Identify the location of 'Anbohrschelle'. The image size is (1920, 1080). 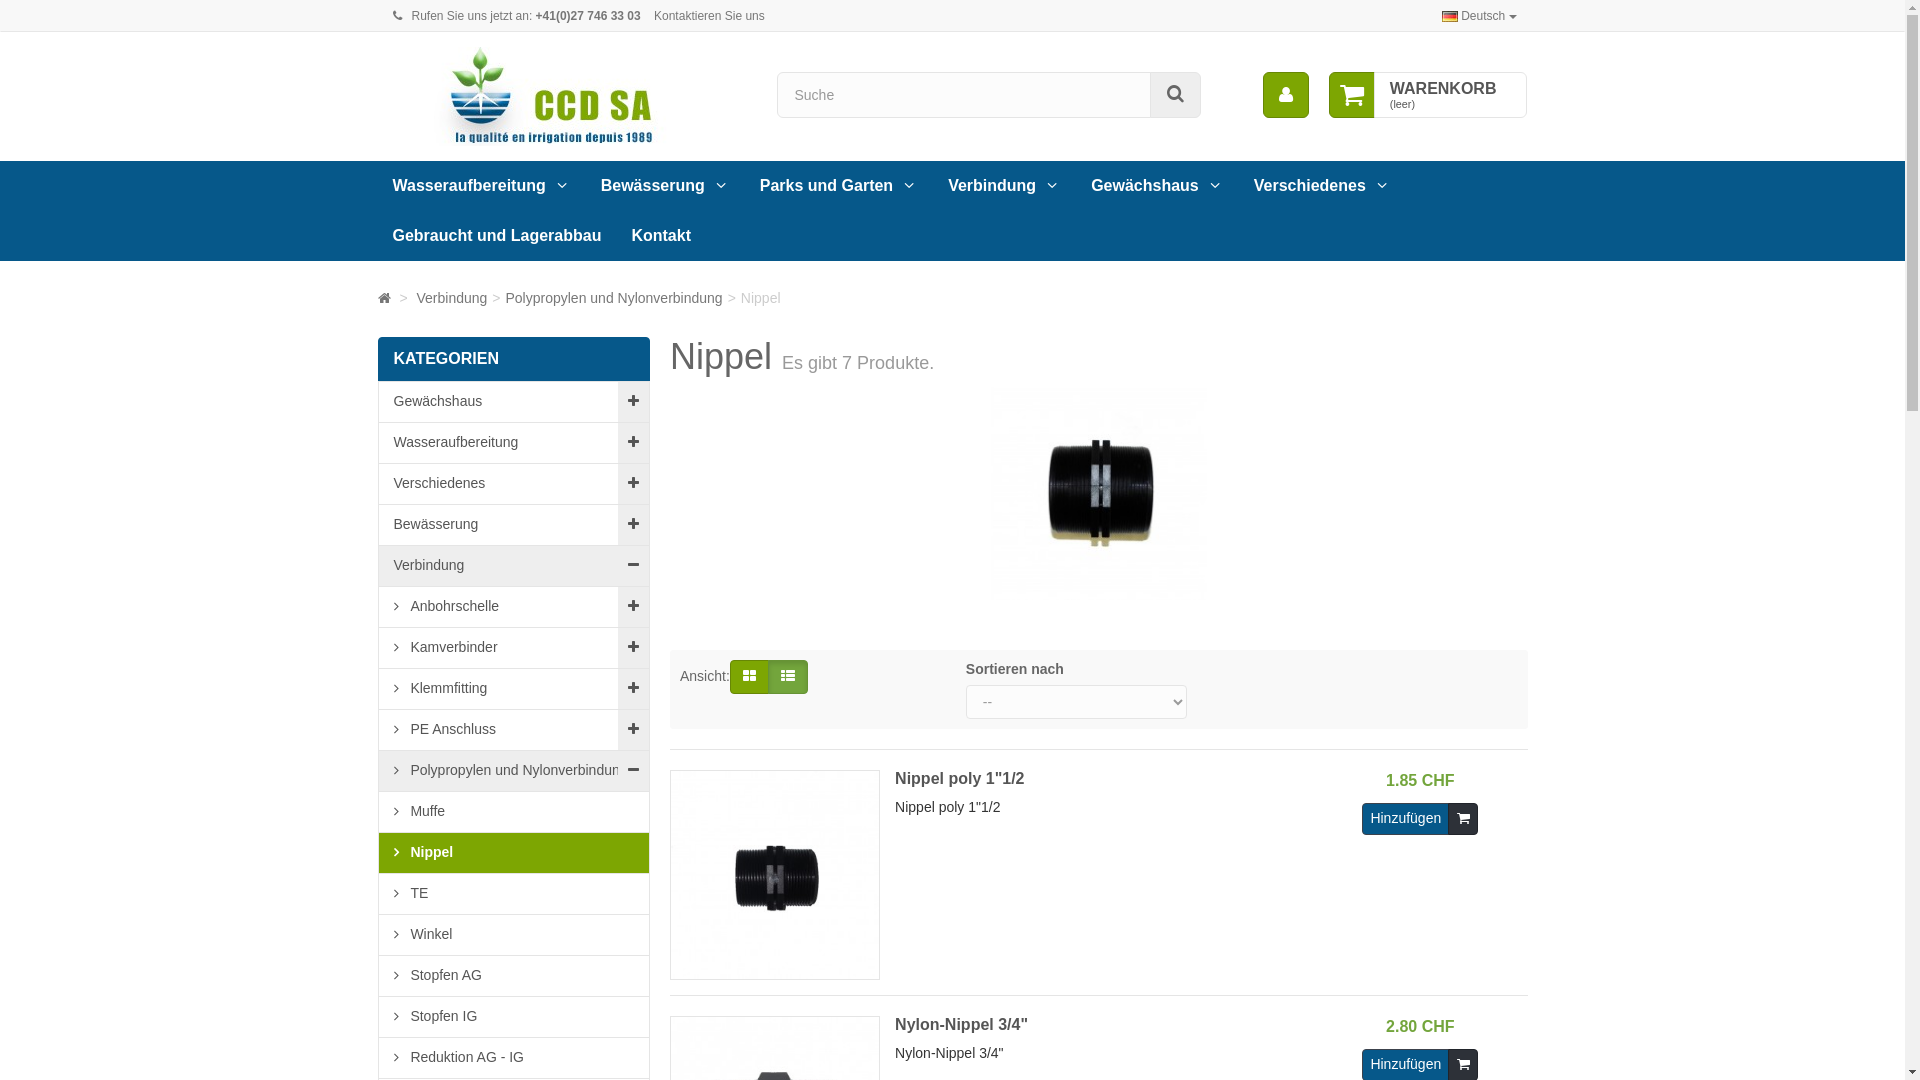
(378, 605).